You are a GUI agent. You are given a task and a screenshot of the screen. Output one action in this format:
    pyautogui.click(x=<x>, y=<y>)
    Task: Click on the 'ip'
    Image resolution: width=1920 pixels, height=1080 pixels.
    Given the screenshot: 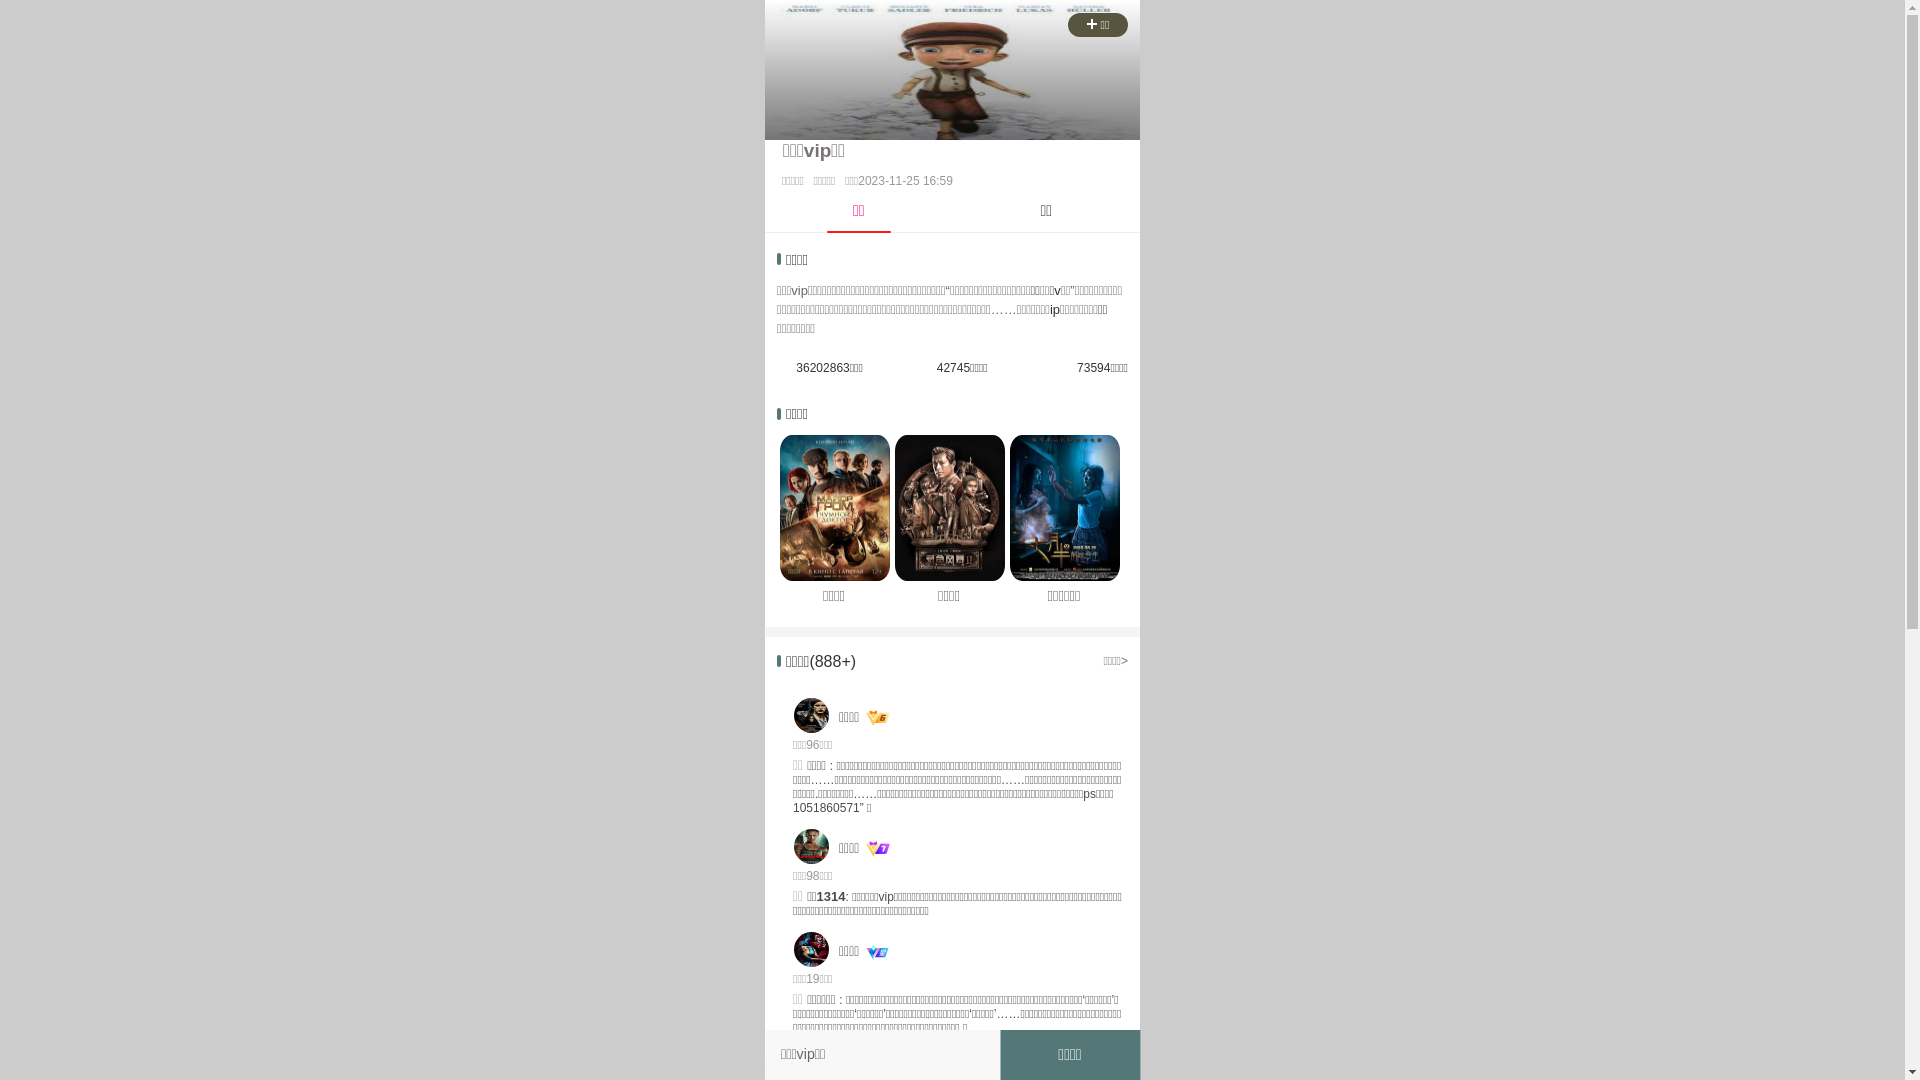 What is the action you would take?
    pyautogui.click(x=1054, y=309)
    